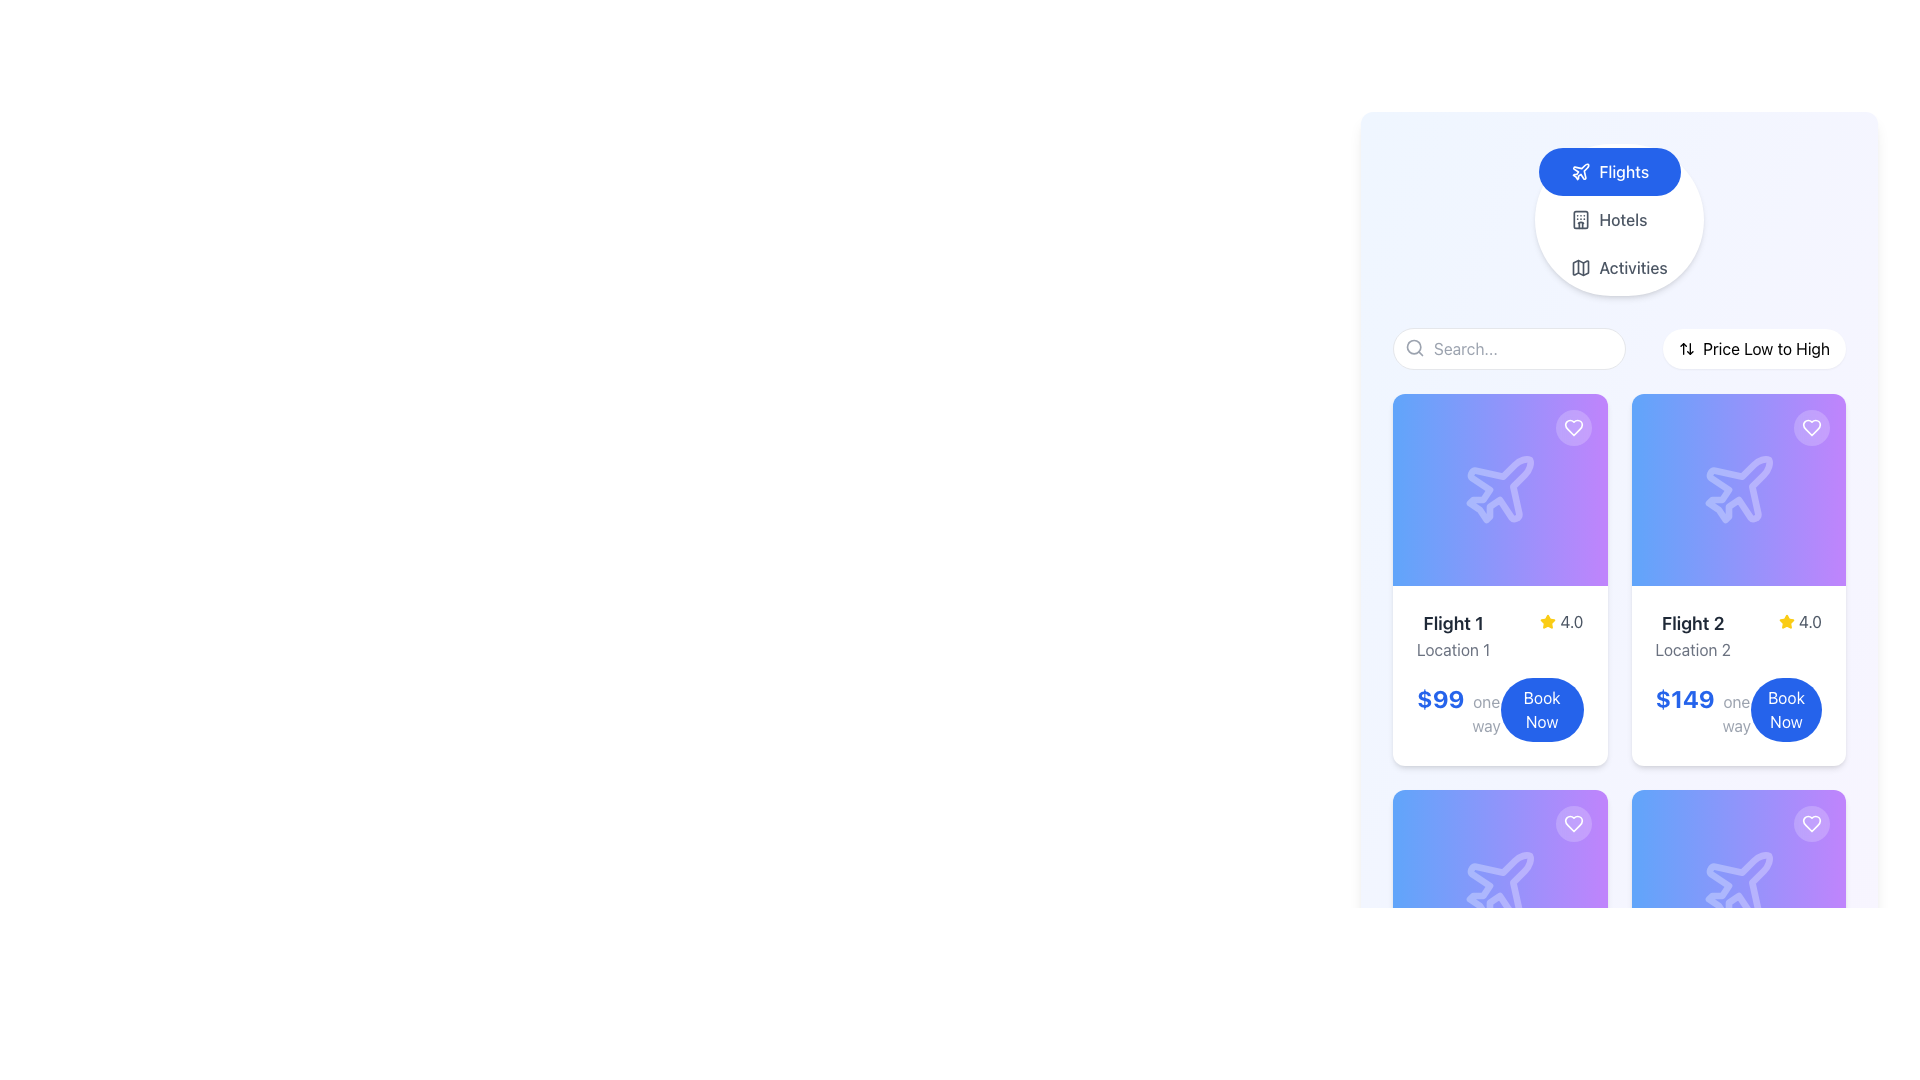 The image size is (1920, 1080). I want to click on the 'Book Now' button, which is a rounded rectangular button with a vivid blue background and white bold text, located at the bottom right of the flight information card, so click(1541, 708).